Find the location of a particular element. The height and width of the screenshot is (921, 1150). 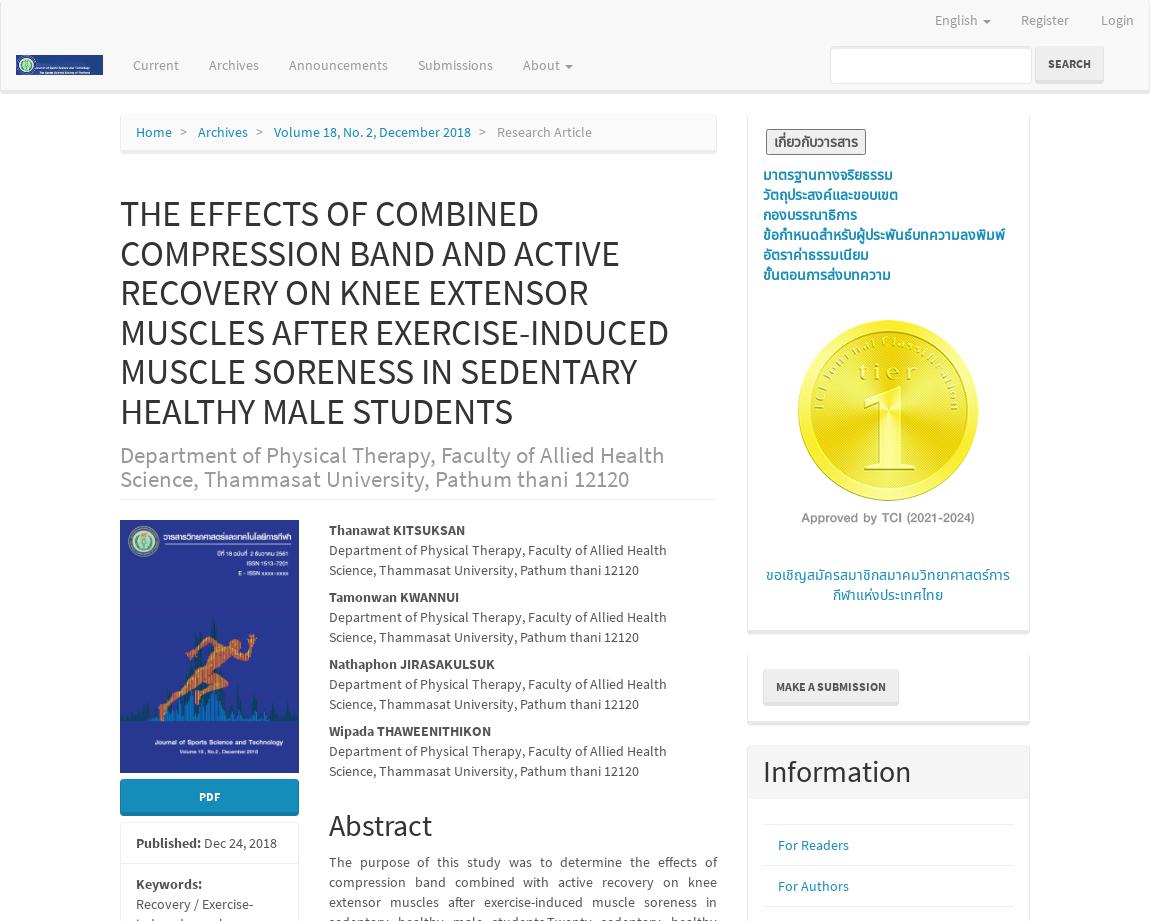

'Announcements' is located at coordinates (337, 65).